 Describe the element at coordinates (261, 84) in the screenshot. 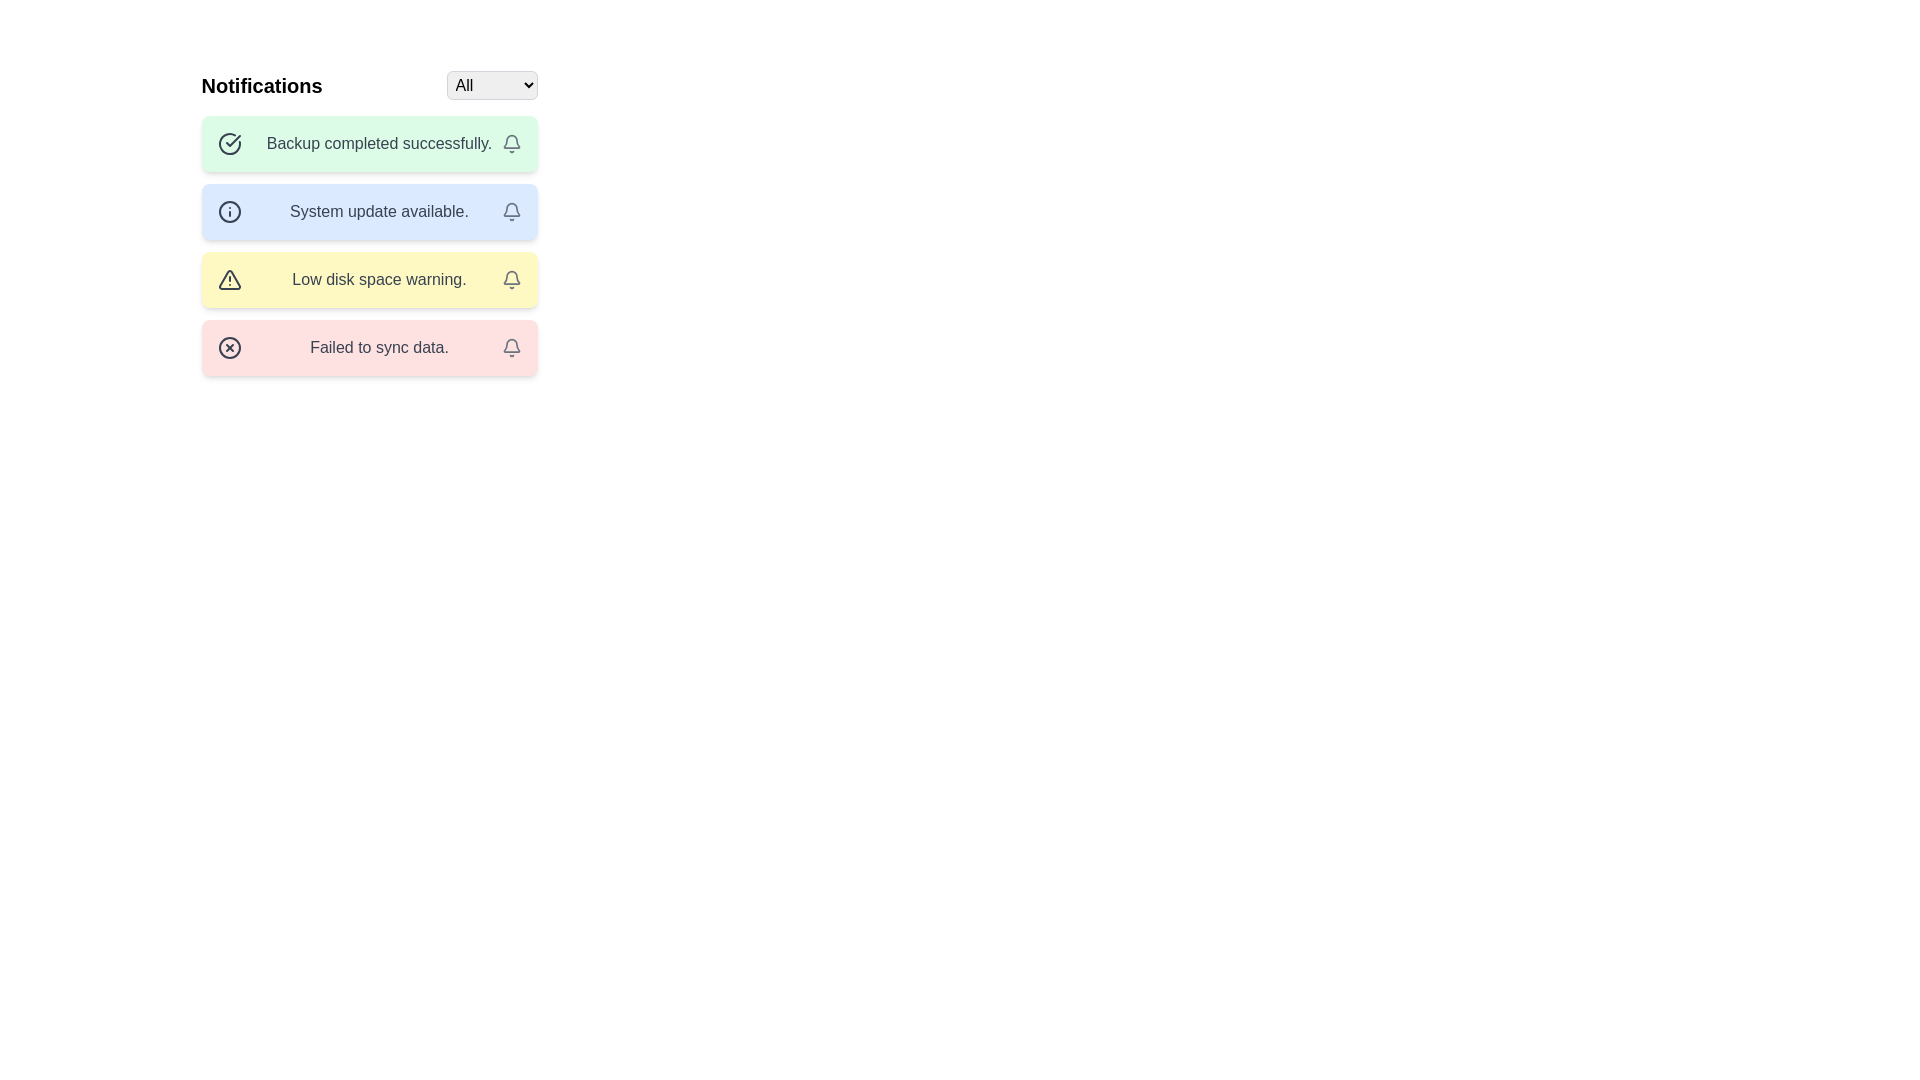

I see `the static text label displaying 'Notifications', which is styled prominently and positioned at the top-left of the notifications section` at that location.